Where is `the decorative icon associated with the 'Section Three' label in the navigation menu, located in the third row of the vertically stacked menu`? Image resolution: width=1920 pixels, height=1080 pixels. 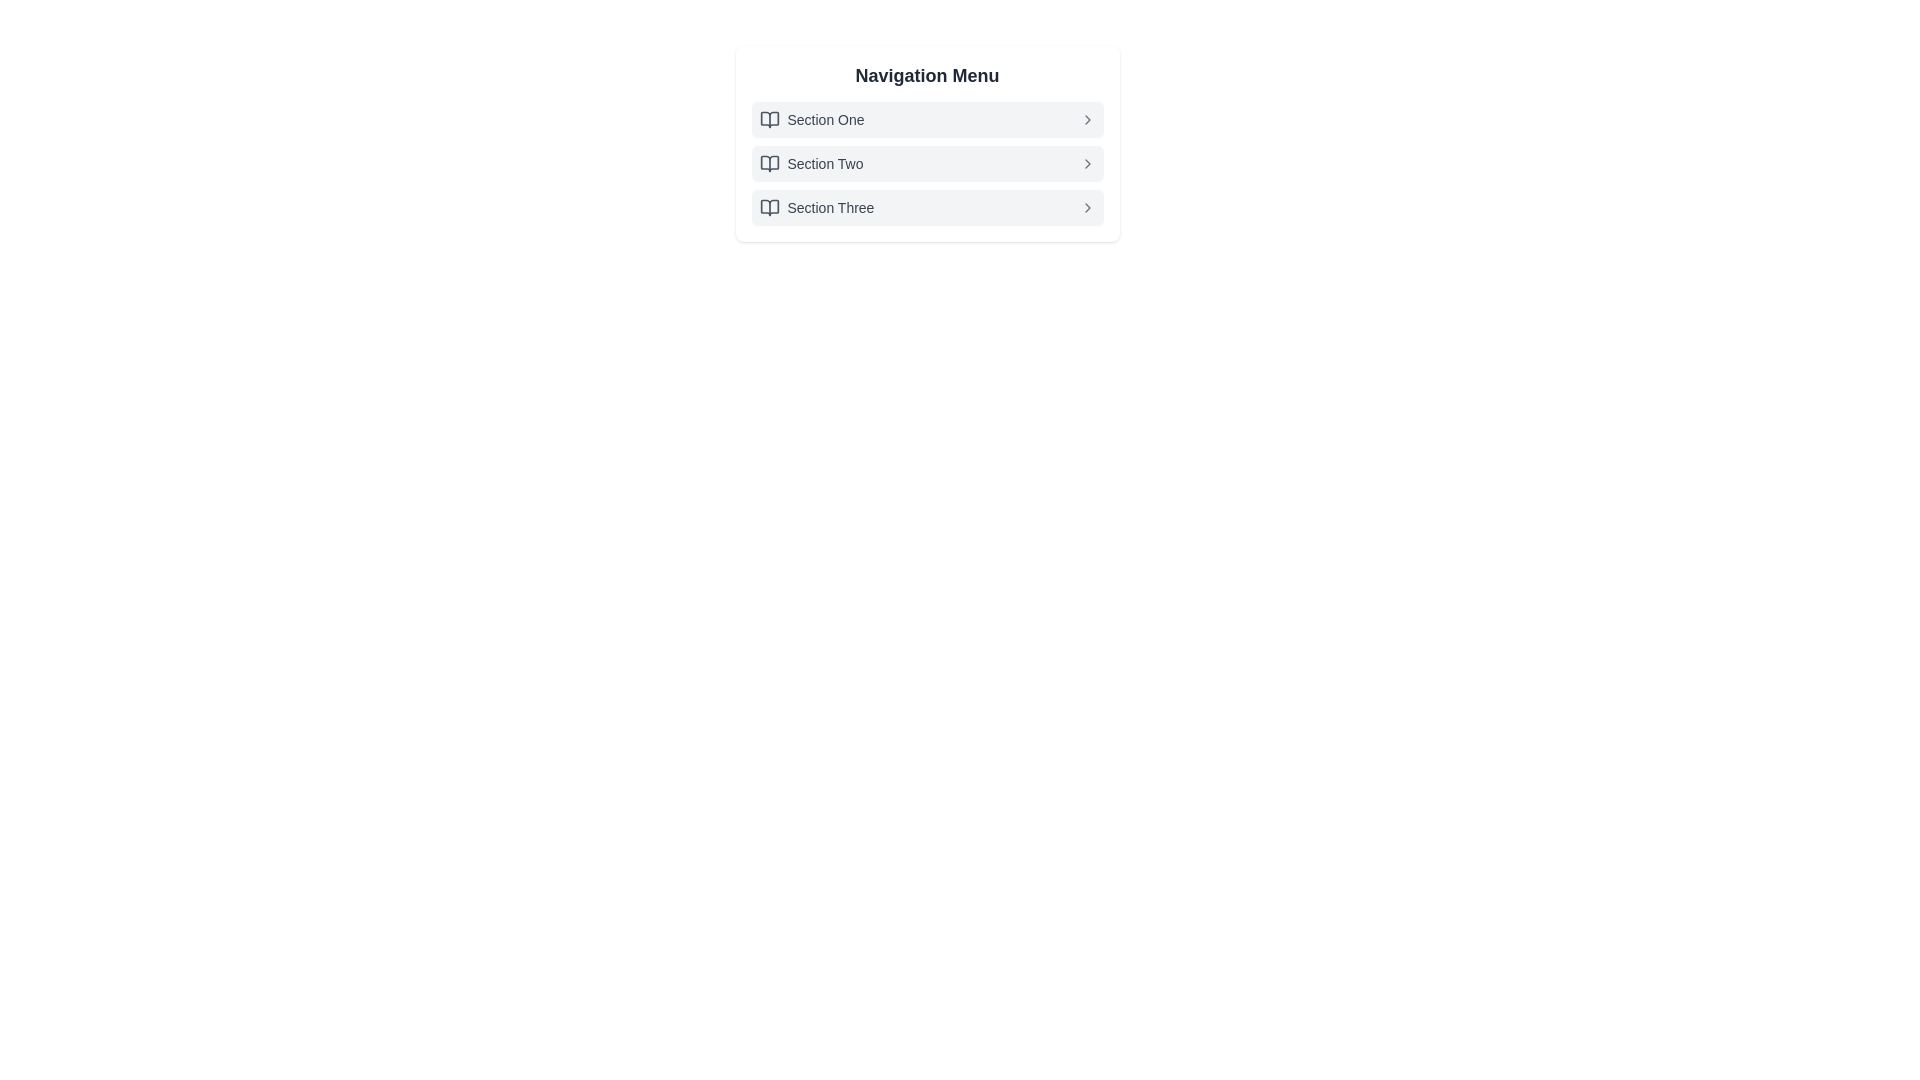
the decorative icon associated with the 'Section Three' label in the navigation menu, located in the third row of the vertically stacked menu is located at coordinates (768, 208).